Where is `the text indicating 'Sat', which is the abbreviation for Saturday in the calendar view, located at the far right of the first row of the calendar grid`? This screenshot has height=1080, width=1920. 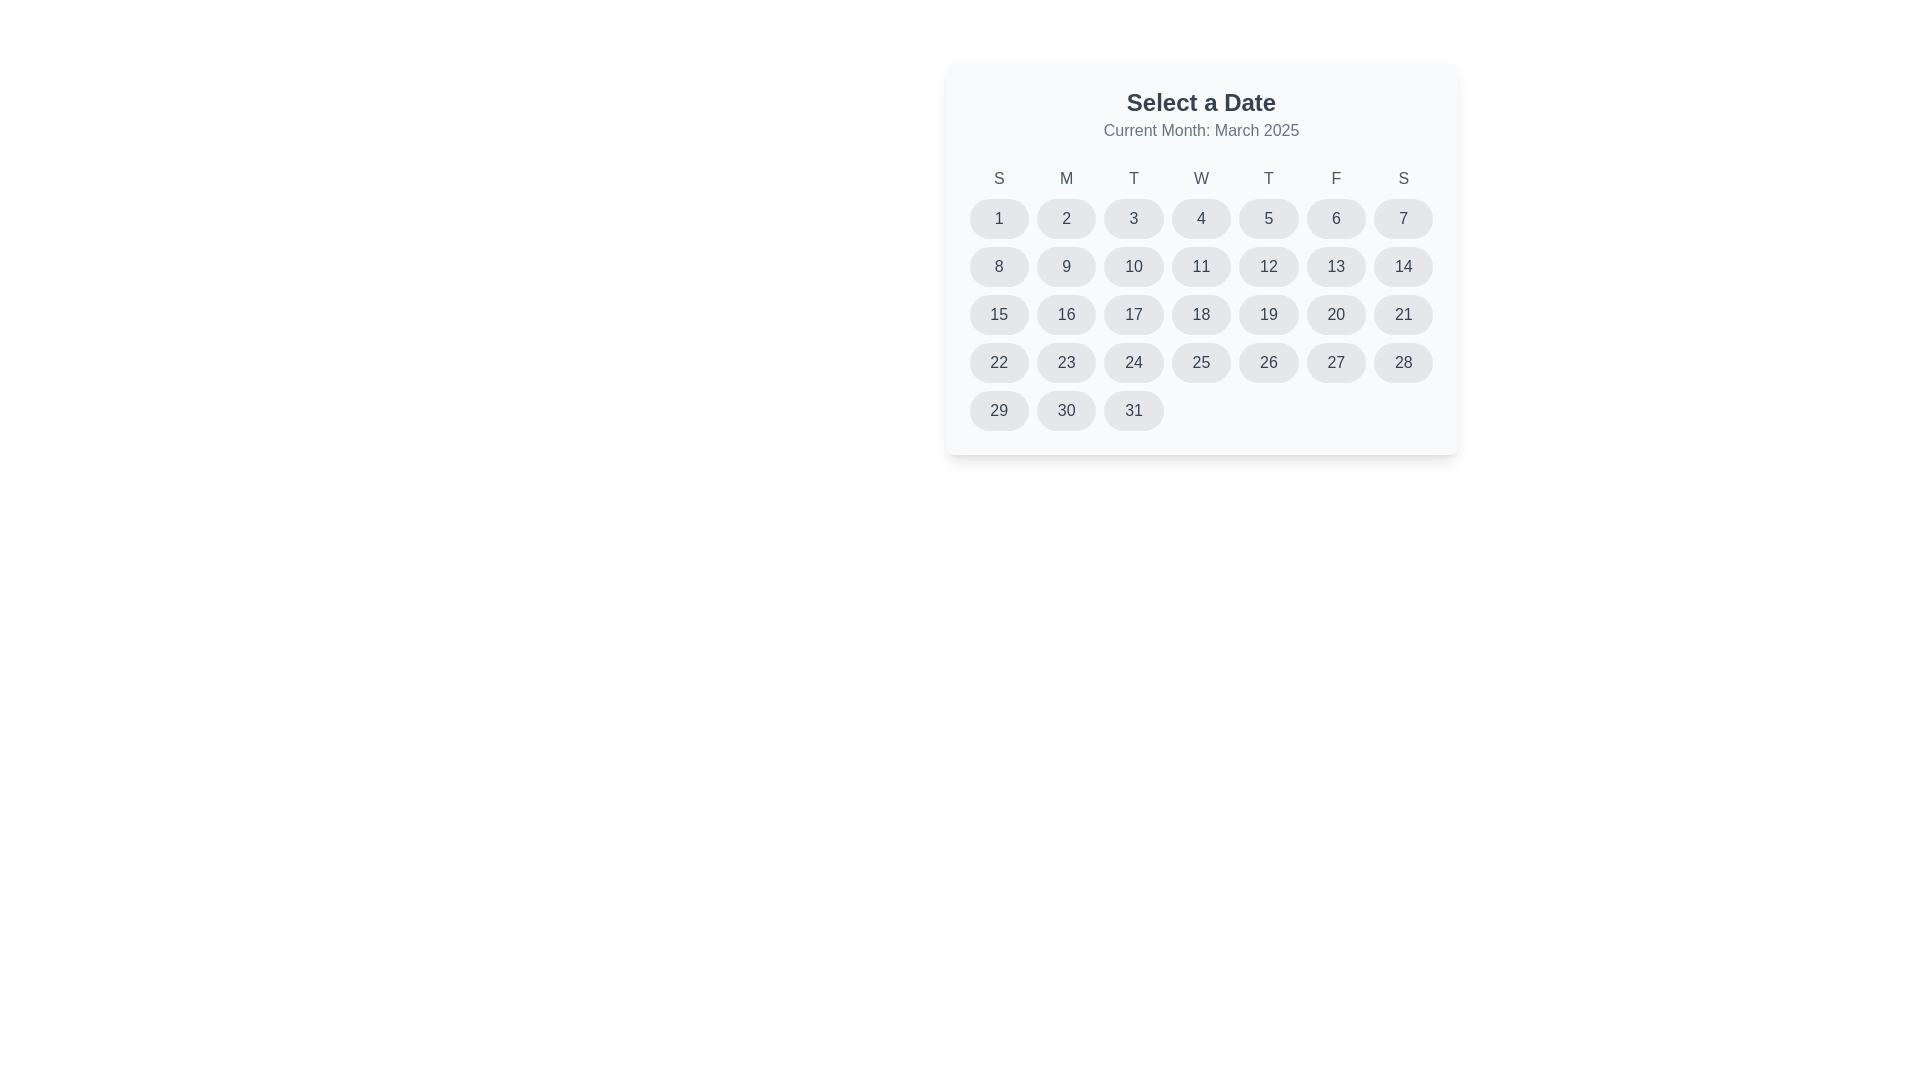
the text indicating 'Sat', which is the abbreviation for Saturday in the calendar view, located at the far right of the first row of the calendar grid is located at coordinates (1402, 177).